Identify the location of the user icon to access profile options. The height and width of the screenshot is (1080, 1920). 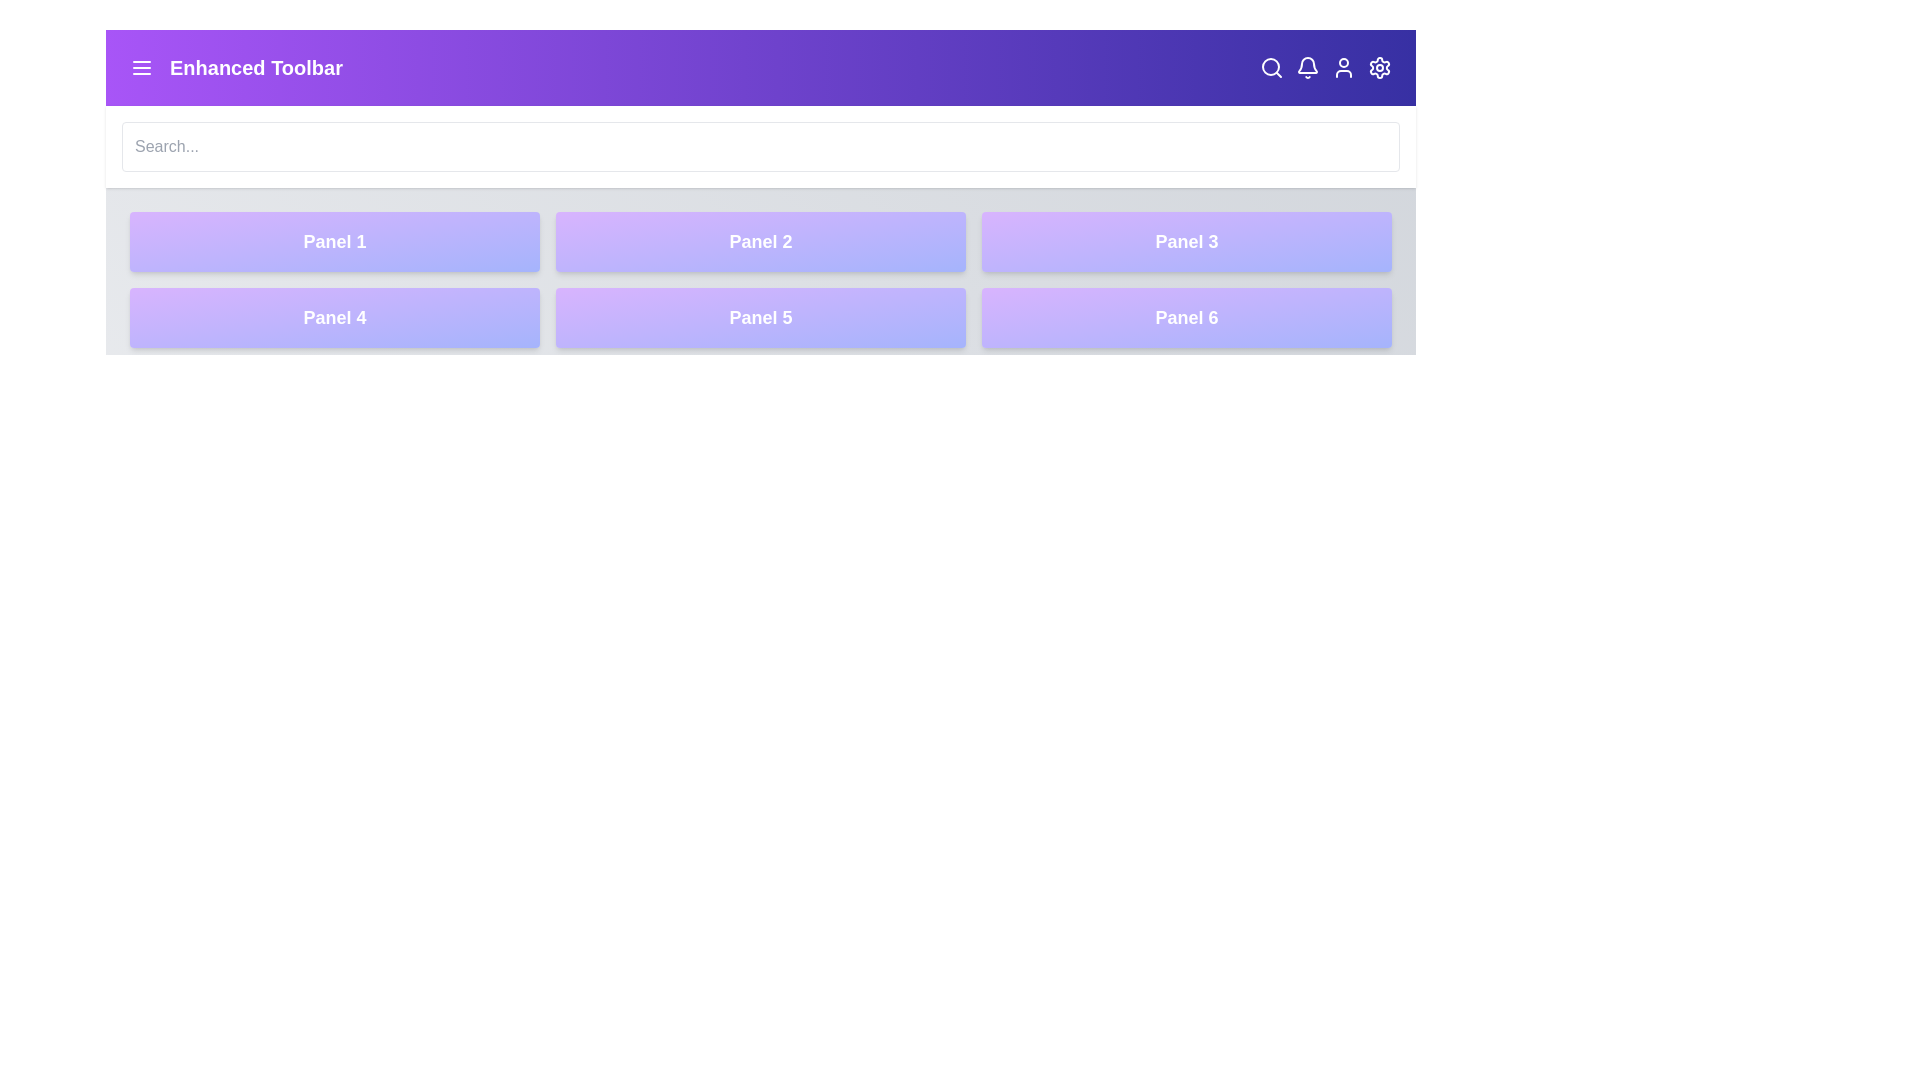
(1344, 67).